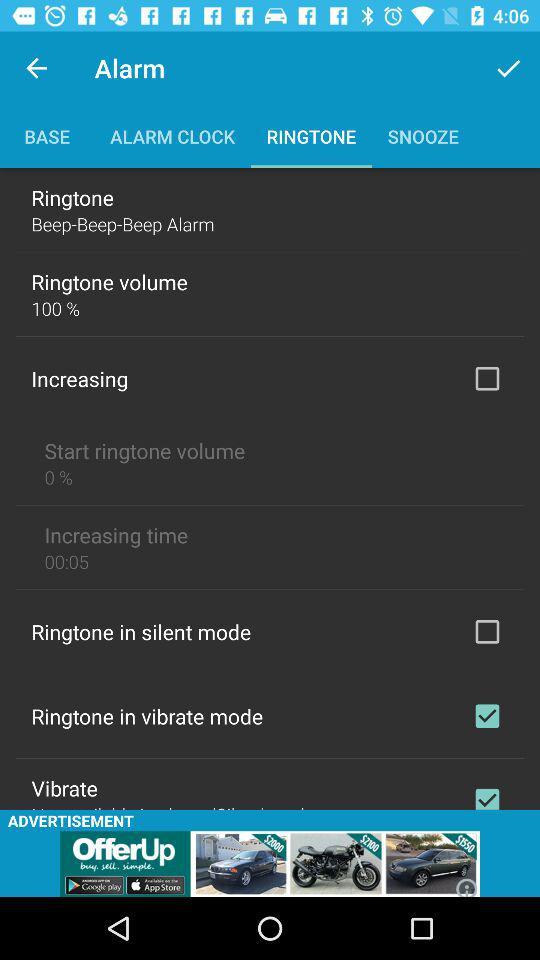 Image resolution: width=540 pixels, height=960 pixels. What do you see at coordinates (486, 377) in the screenshot?
I see `tick option` at bounding box center [486, 377].